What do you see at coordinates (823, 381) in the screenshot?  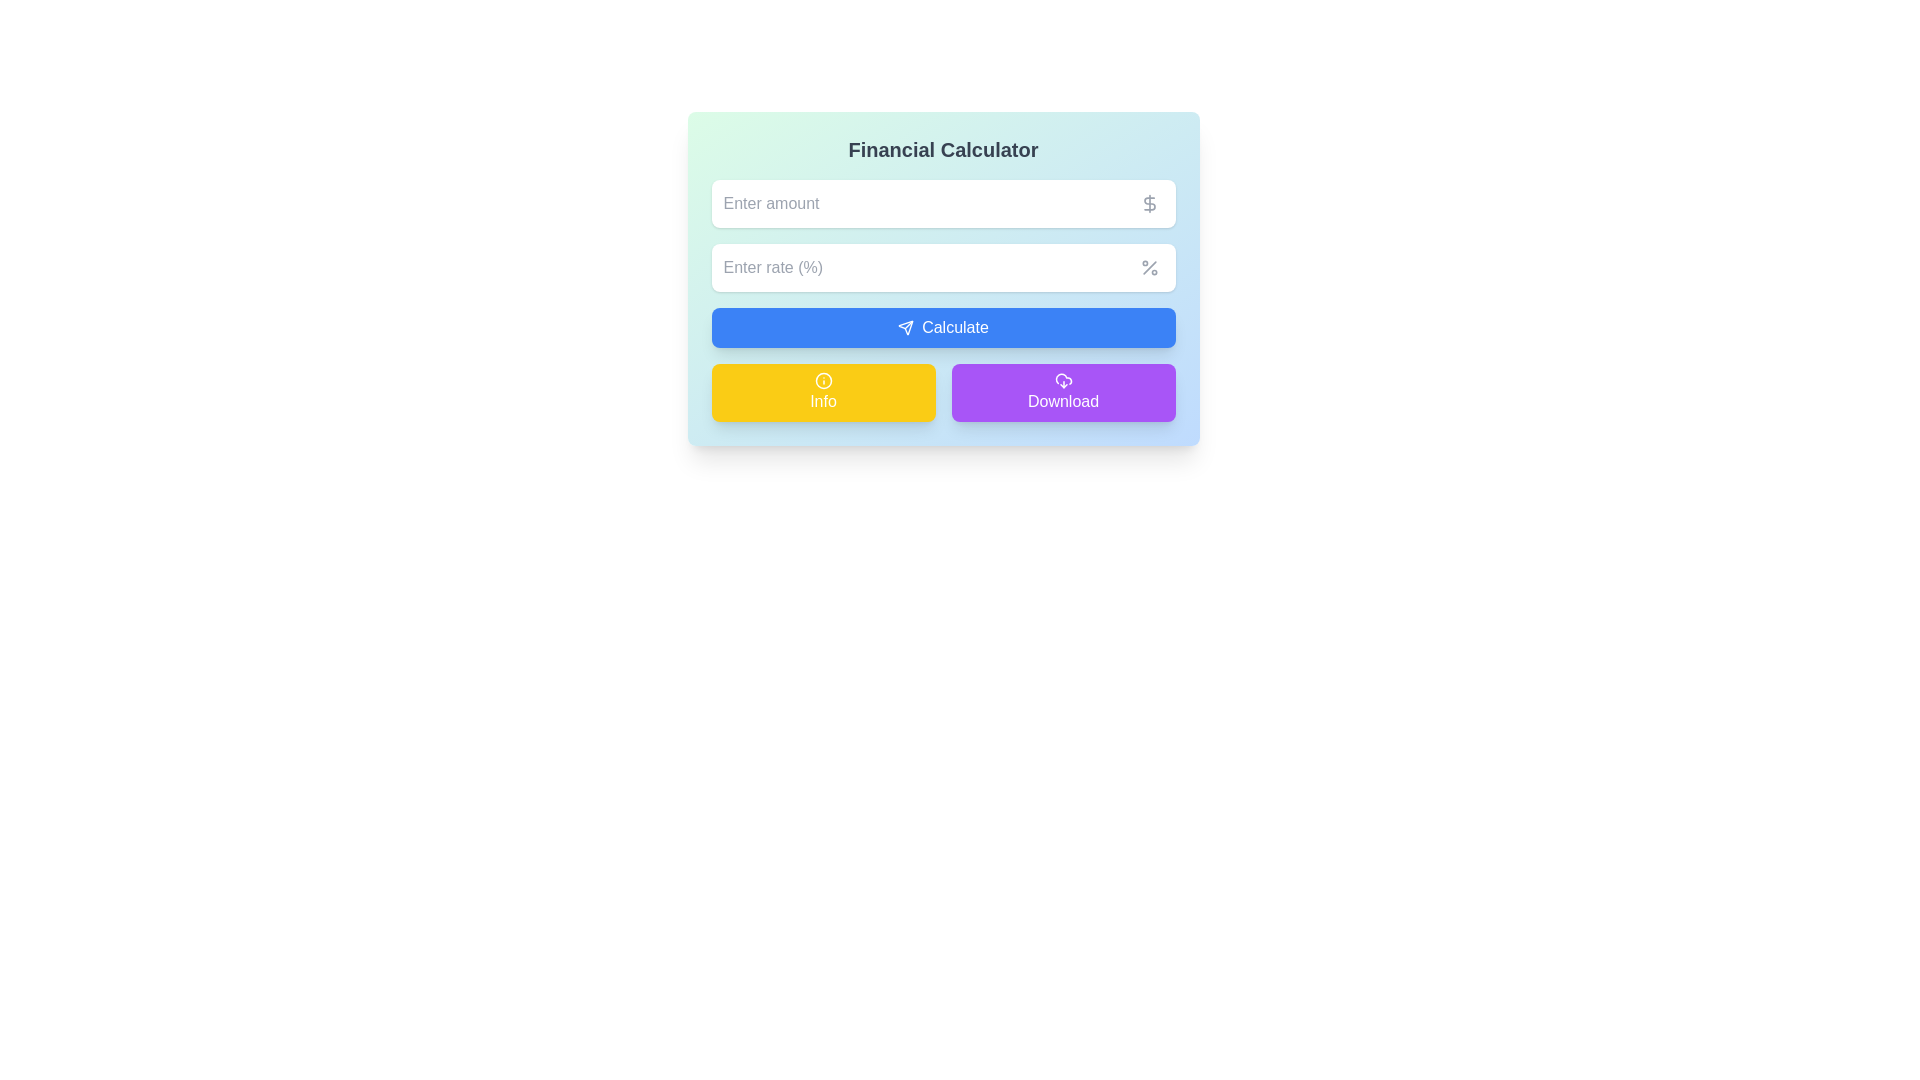 I see `the decorative circle within the 'Info' button, which has a yellow fill and is part of an 'info' icon` at bounding box center [823, 381].